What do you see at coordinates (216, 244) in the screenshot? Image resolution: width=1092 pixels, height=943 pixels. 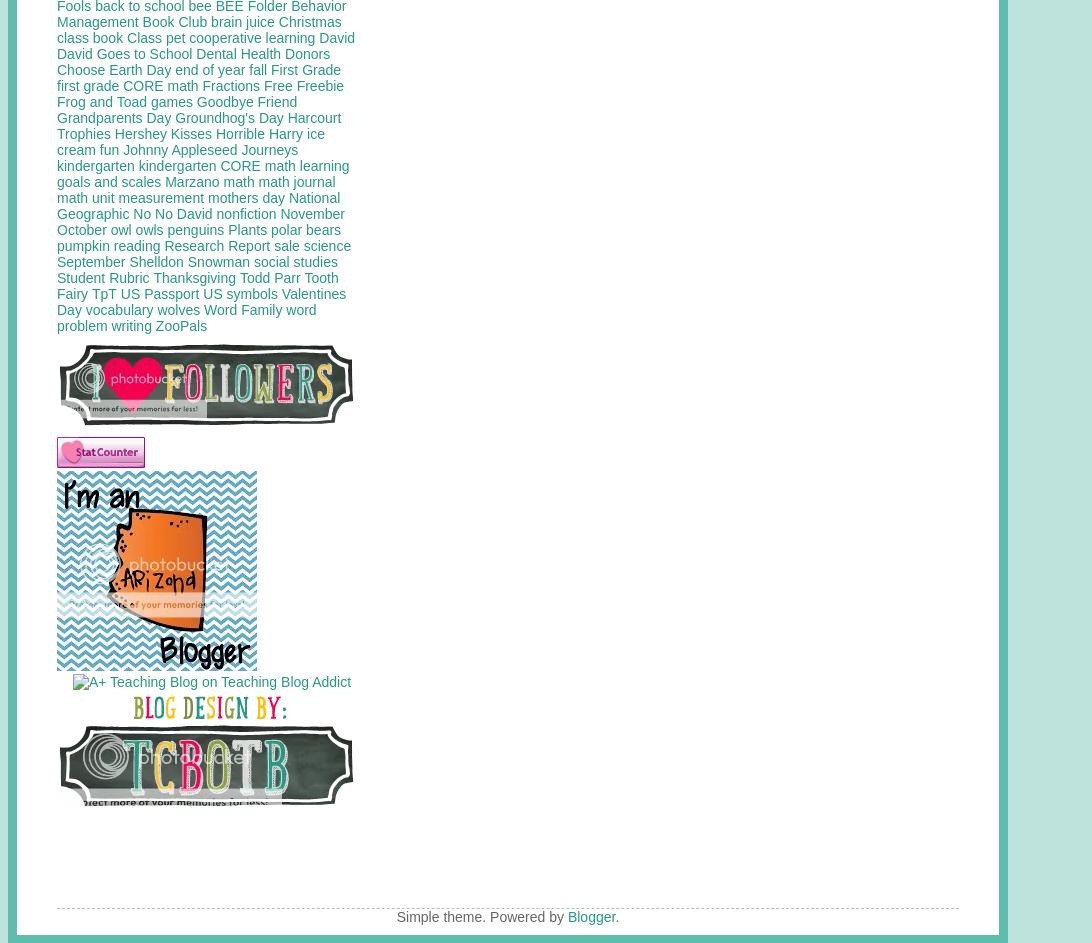 I see `'Research Report'` at bounding box center [216, 244].